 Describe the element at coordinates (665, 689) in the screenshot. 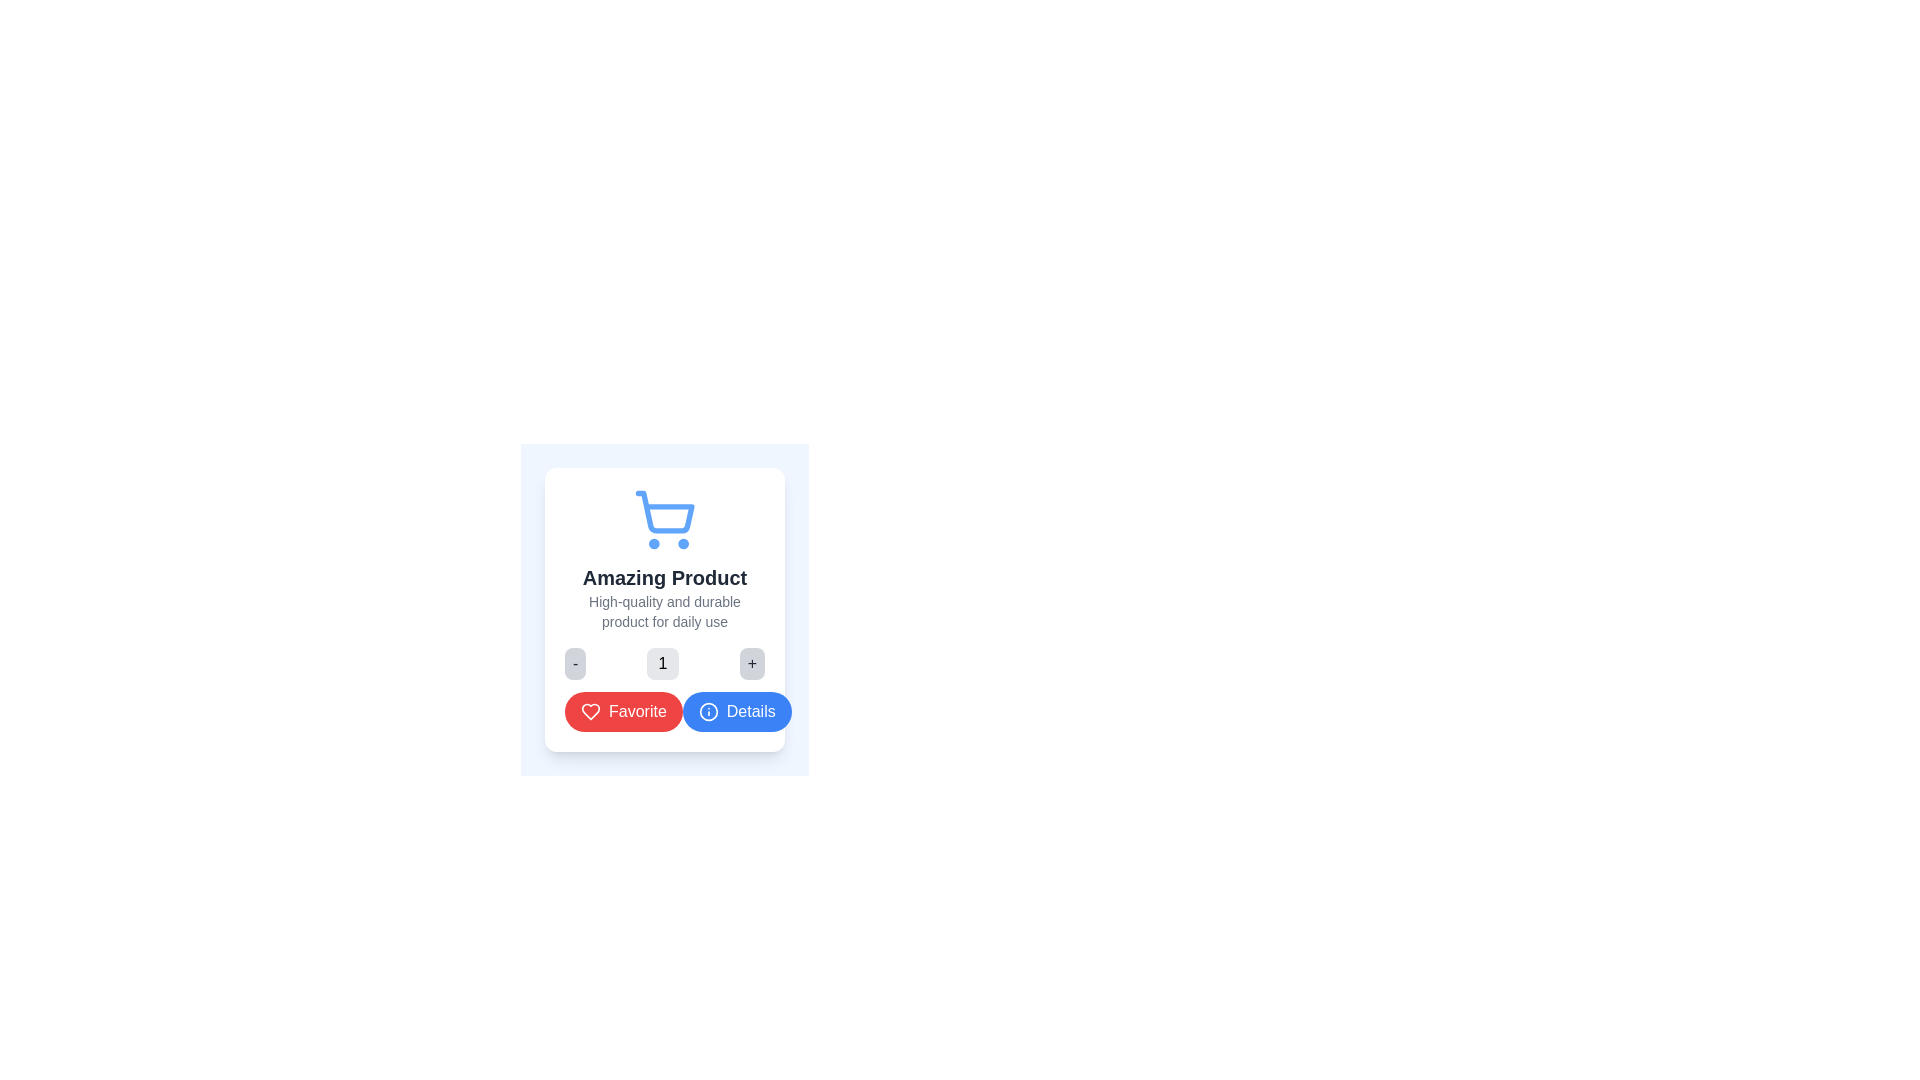

I see `the 'Favorite' button located below the counter component ('- 1 +') and to the left of the 'Details' button to mark the product as a favorite` at that location.